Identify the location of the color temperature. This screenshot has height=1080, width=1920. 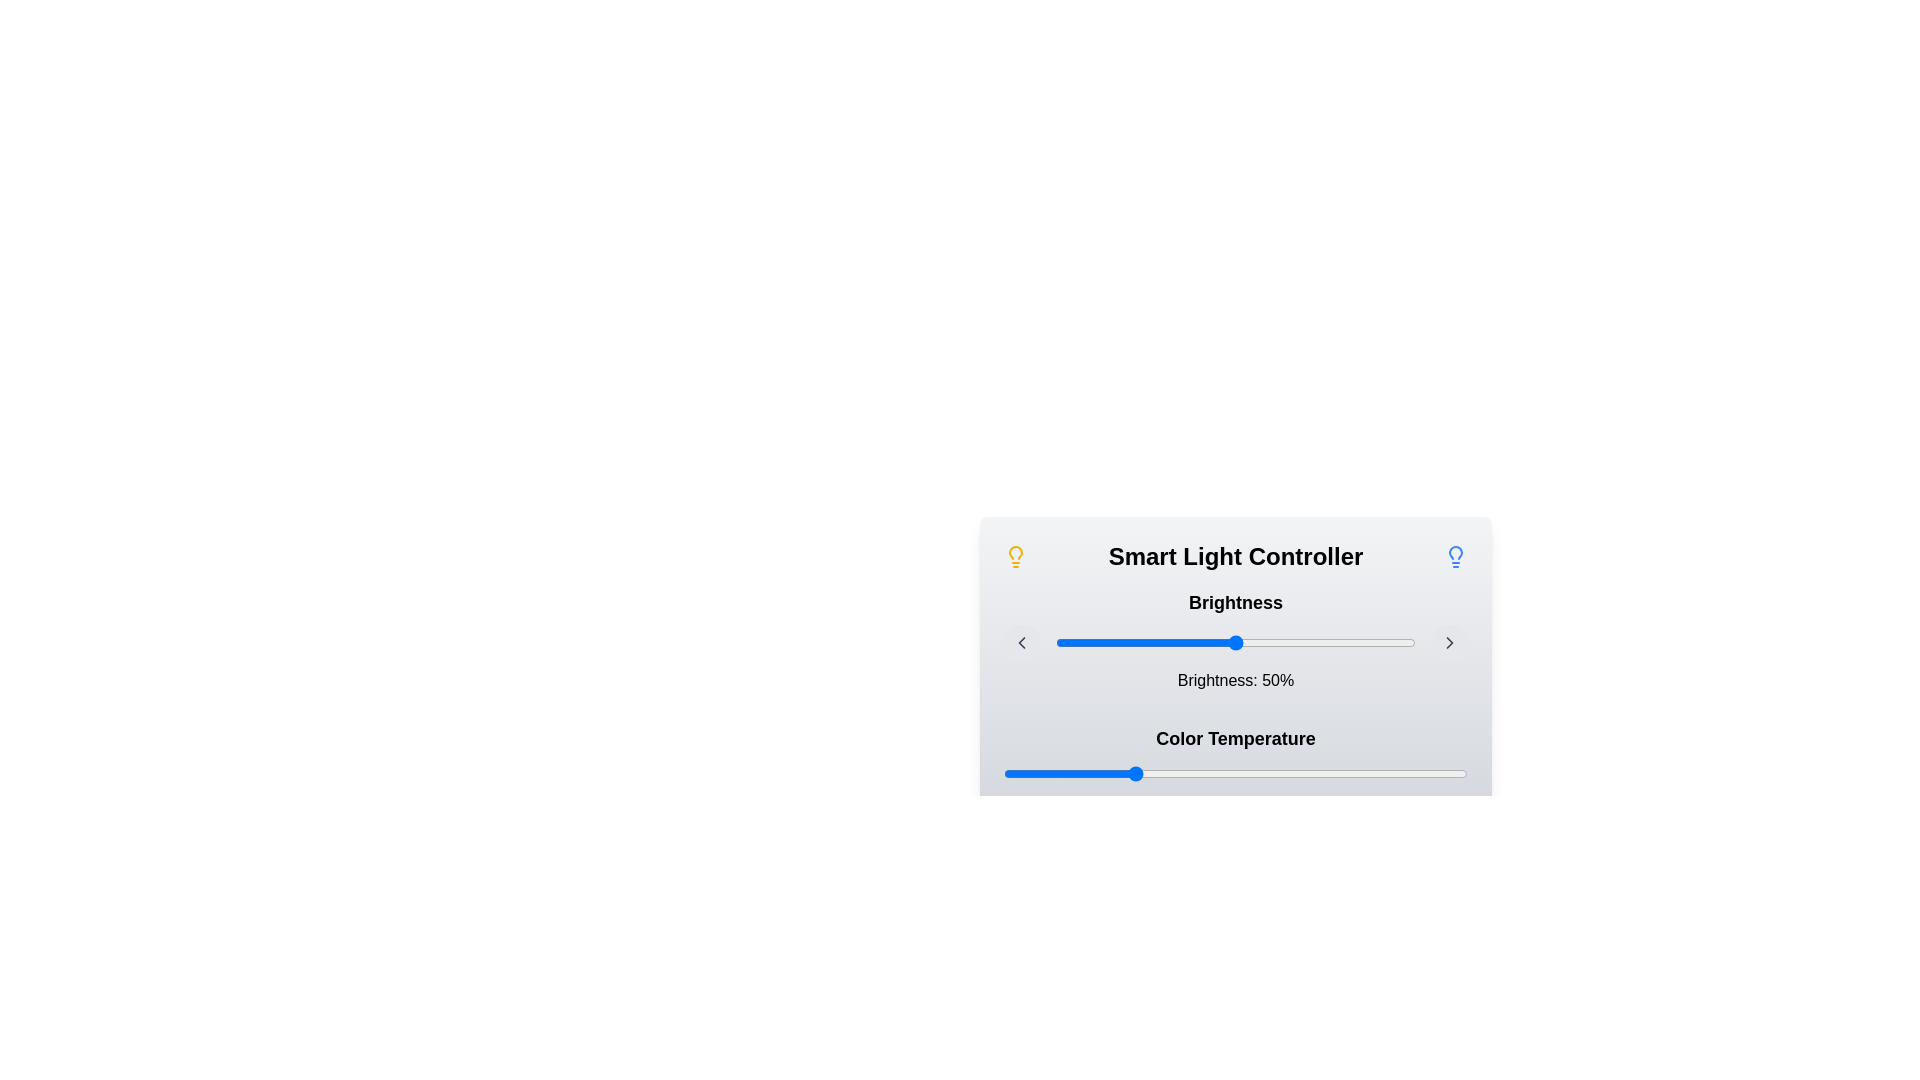
(1426, 773).